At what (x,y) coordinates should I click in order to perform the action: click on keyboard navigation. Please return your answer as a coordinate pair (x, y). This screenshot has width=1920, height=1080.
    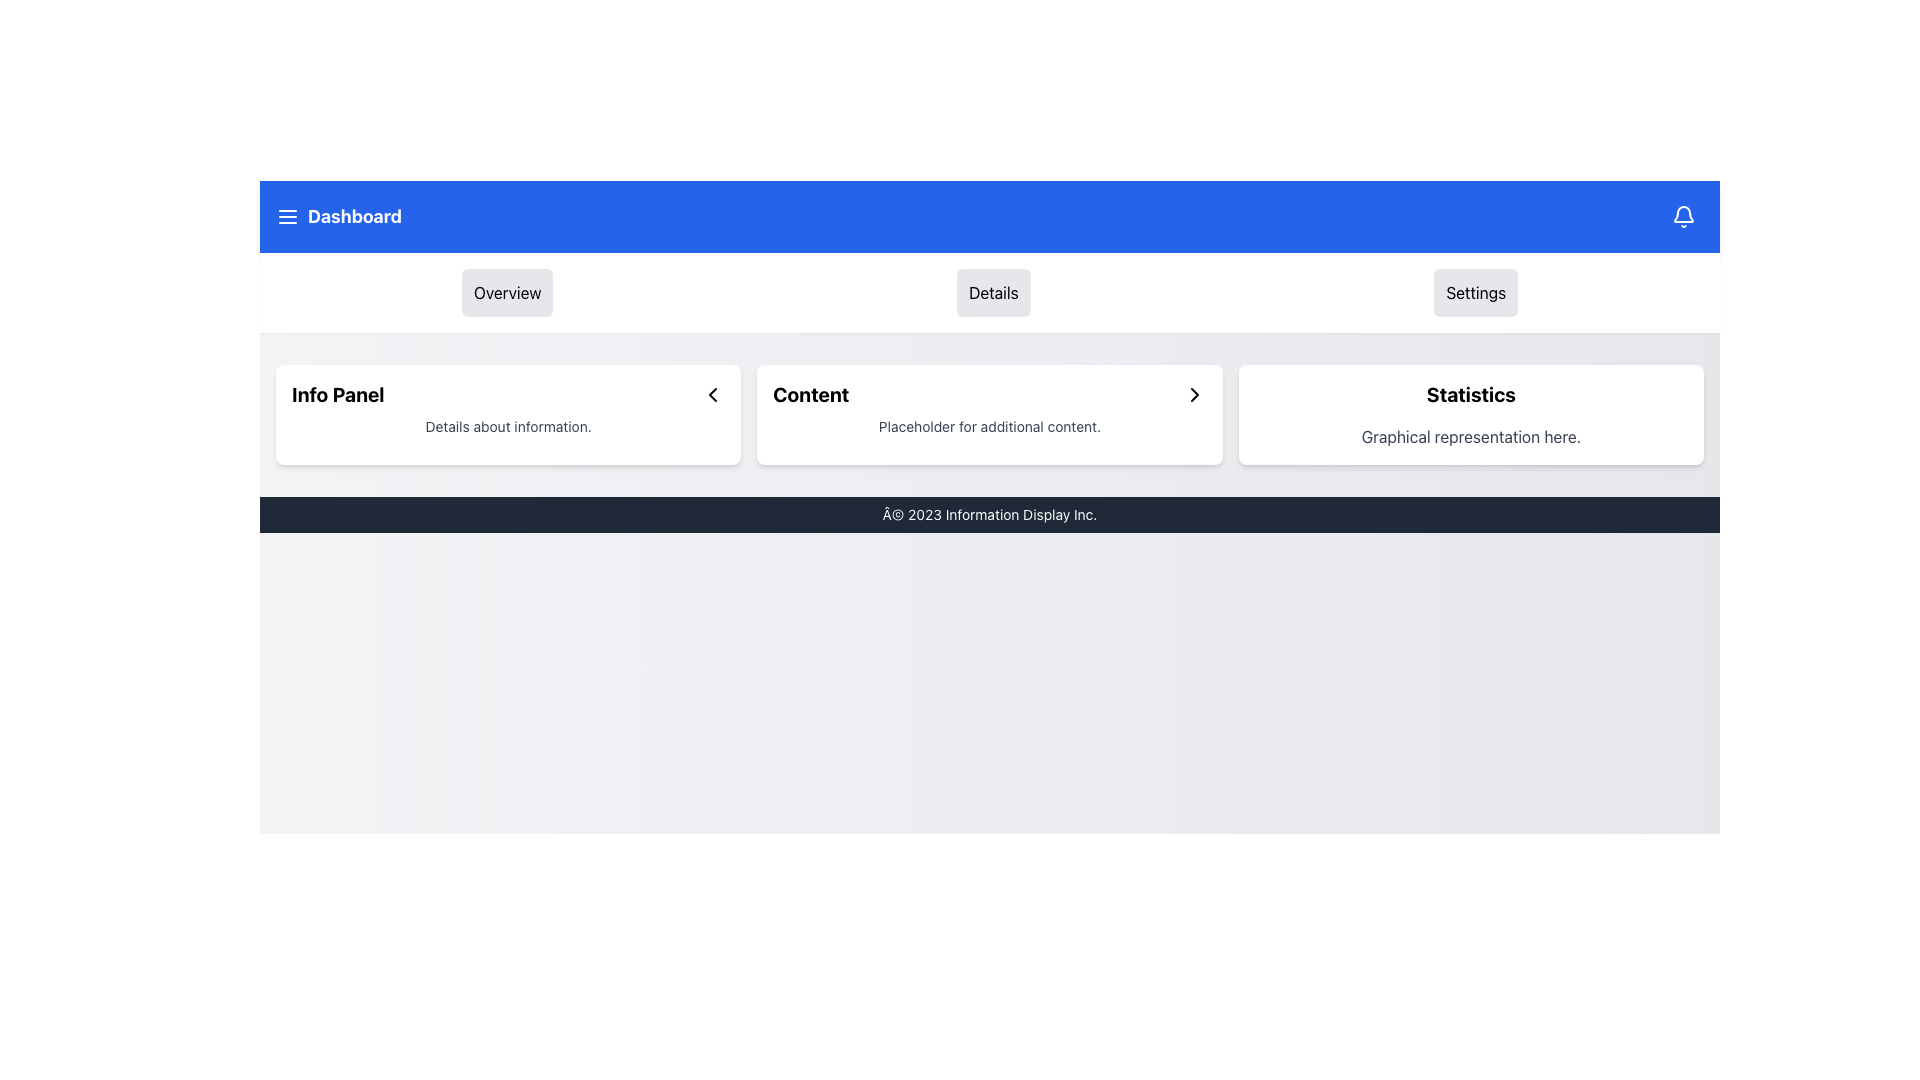
    Looking at the image, I should click on (1194, 394).